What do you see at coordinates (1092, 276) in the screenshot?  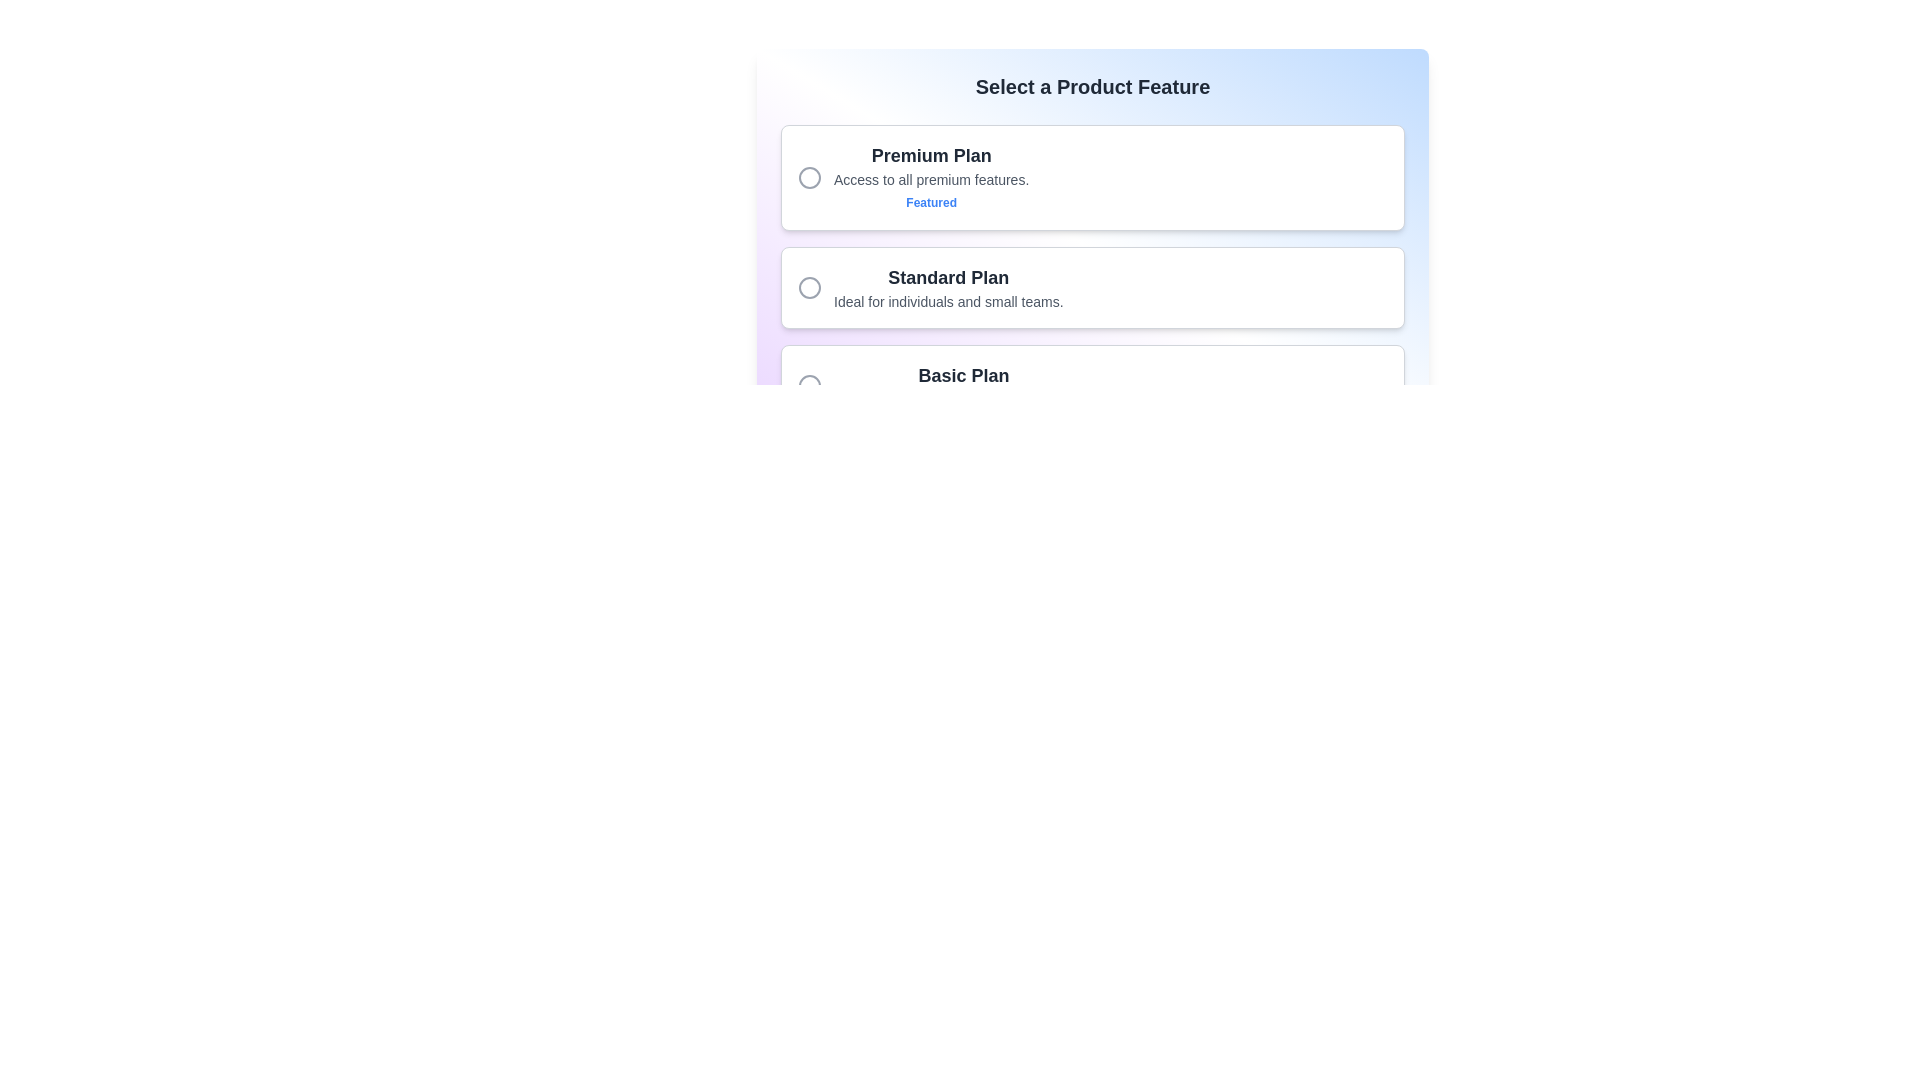 I see `details of the 'Standard Plan' in the product plans option selector, which is the second item in a vertically stacked layout of plans` at bounding box center [1092, 276].